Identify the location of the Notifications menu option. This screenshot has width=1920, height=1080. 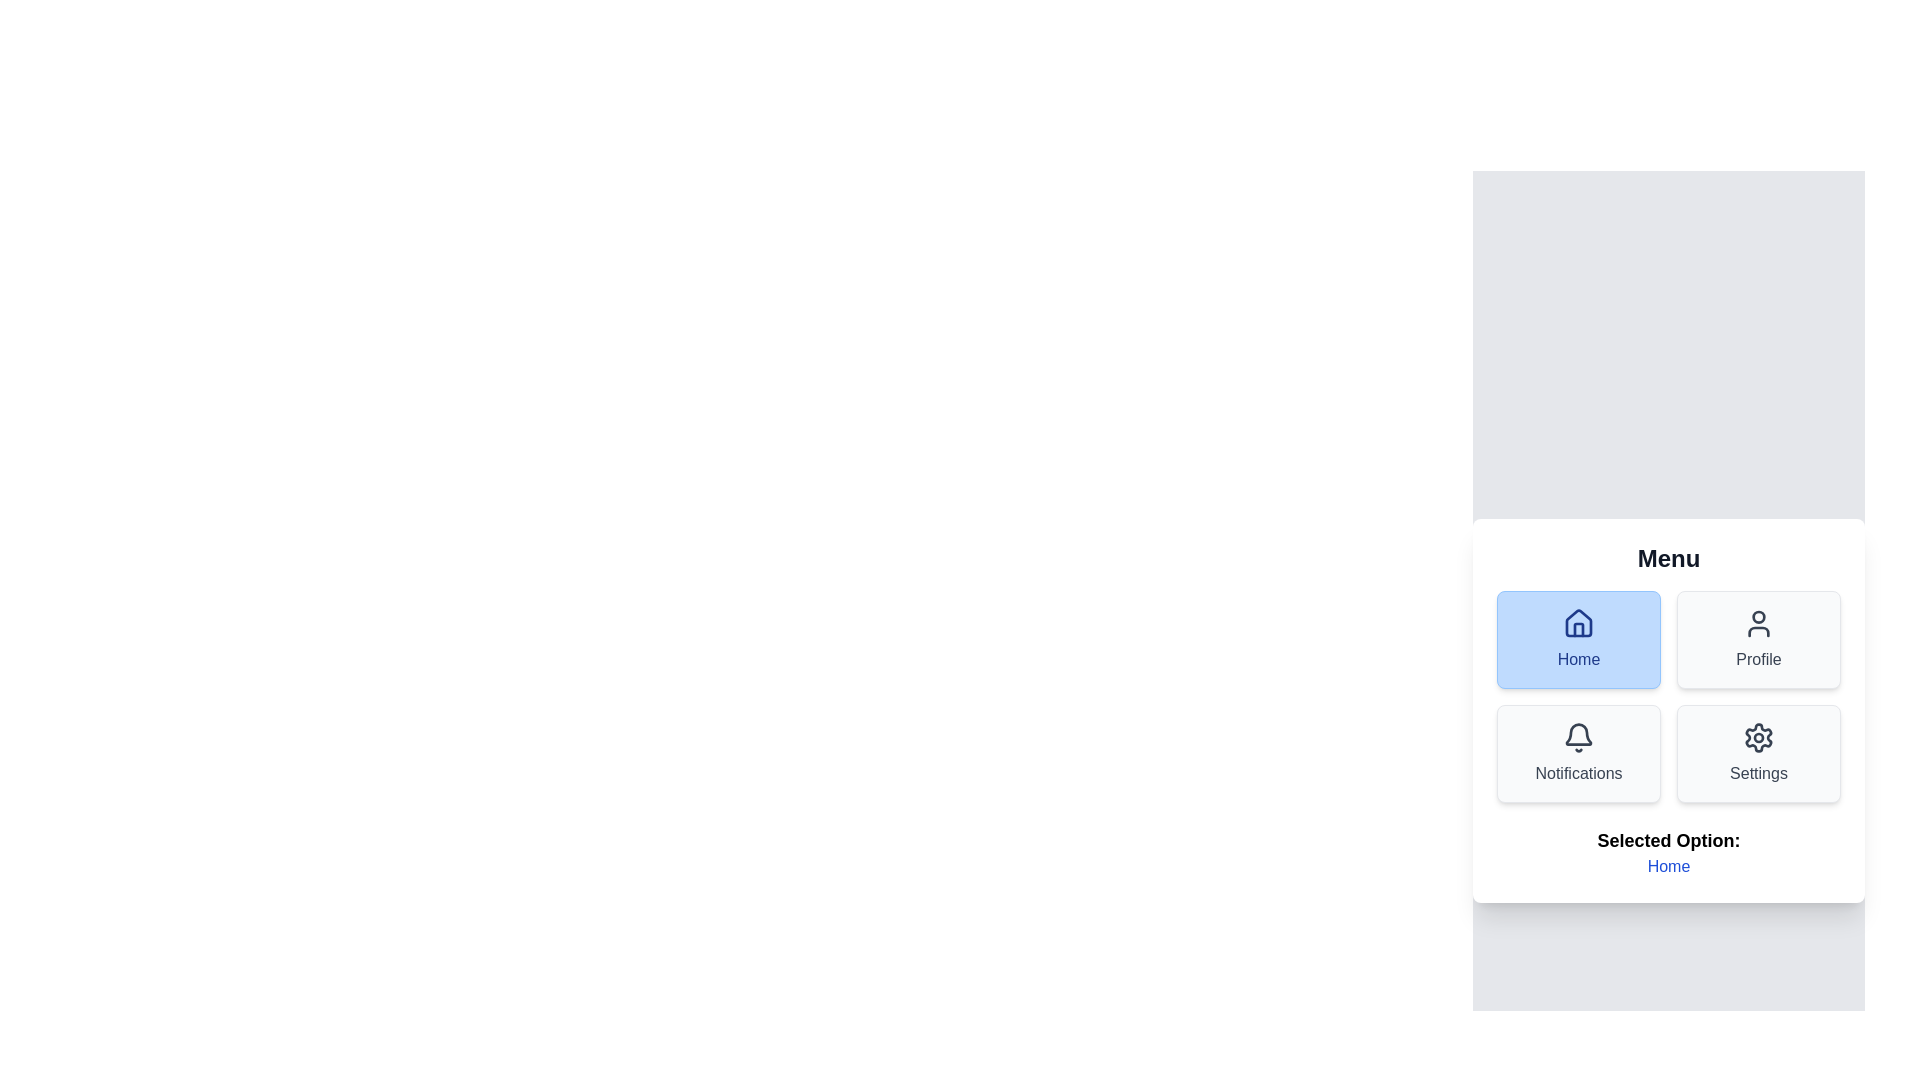
(1578, 753).